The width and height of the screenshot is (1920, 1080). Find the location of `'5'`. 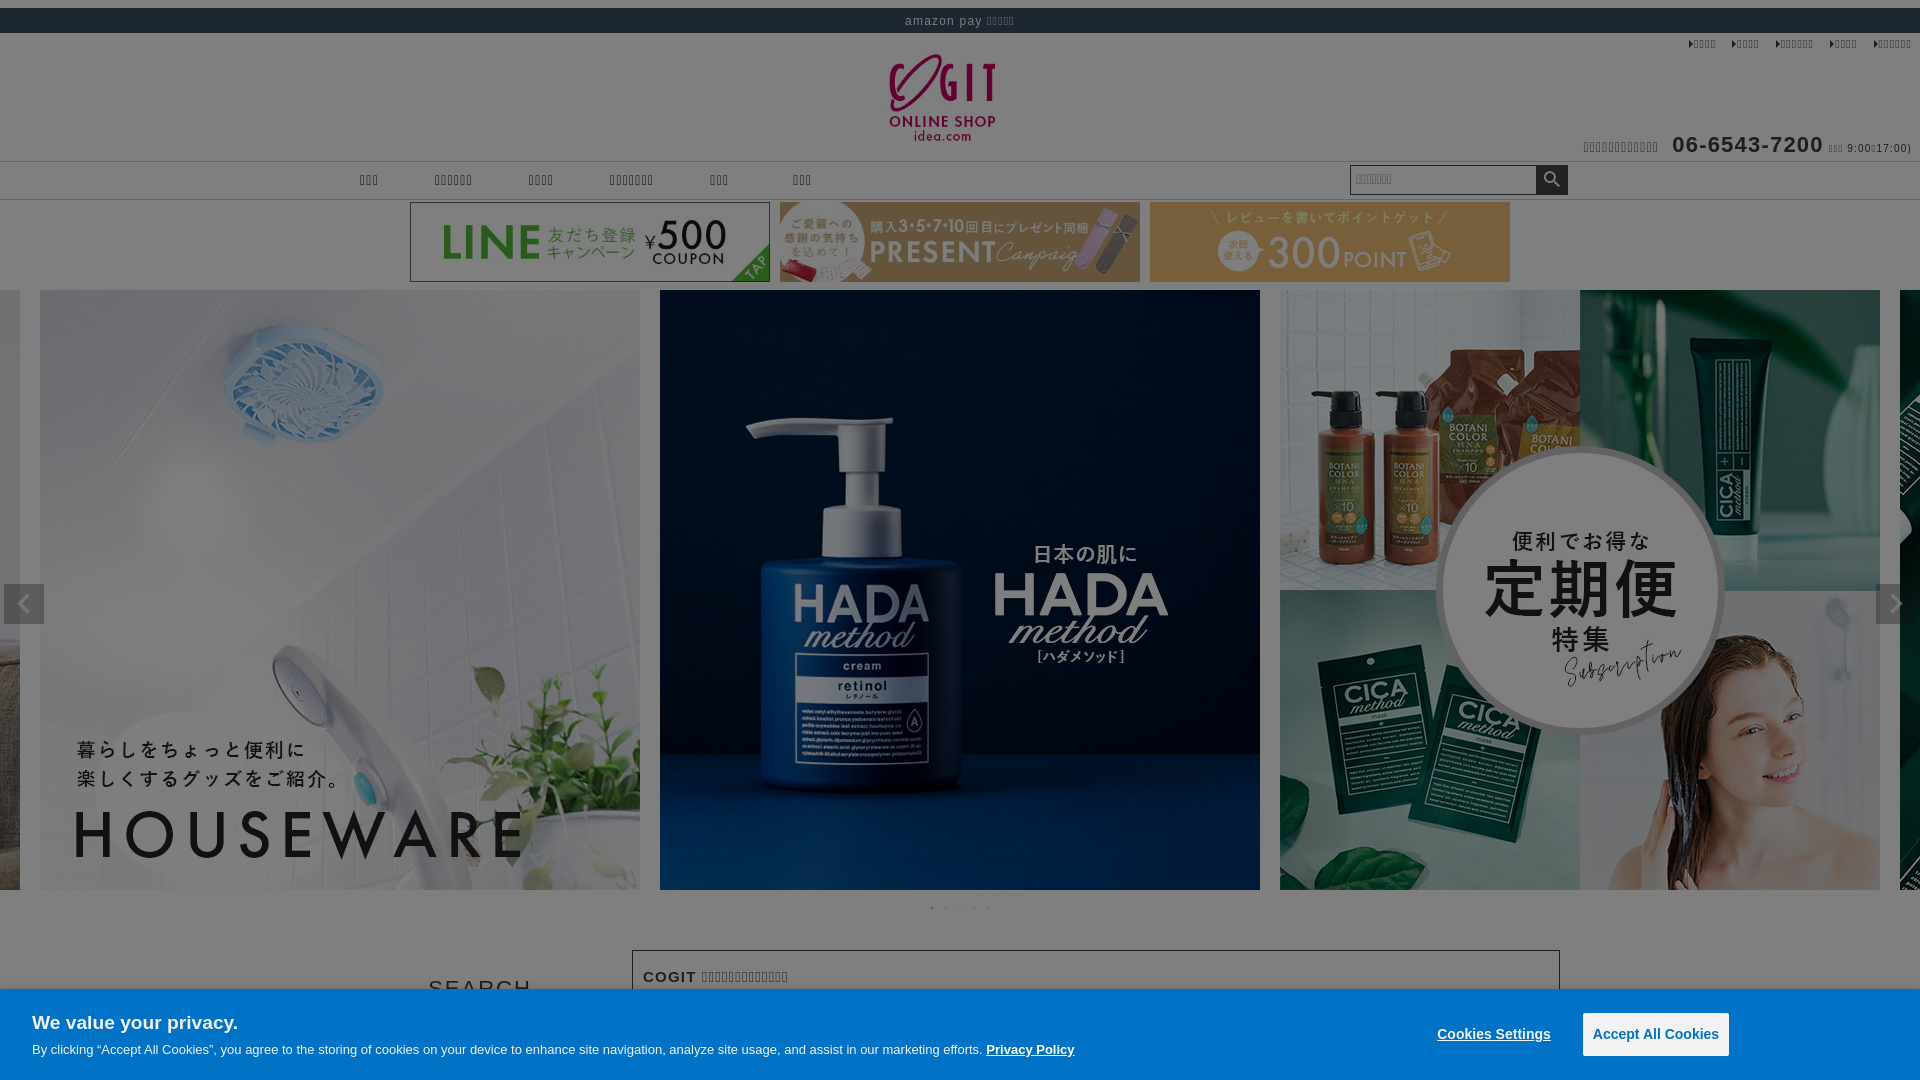

'5' is located at coordinates (988, 907).